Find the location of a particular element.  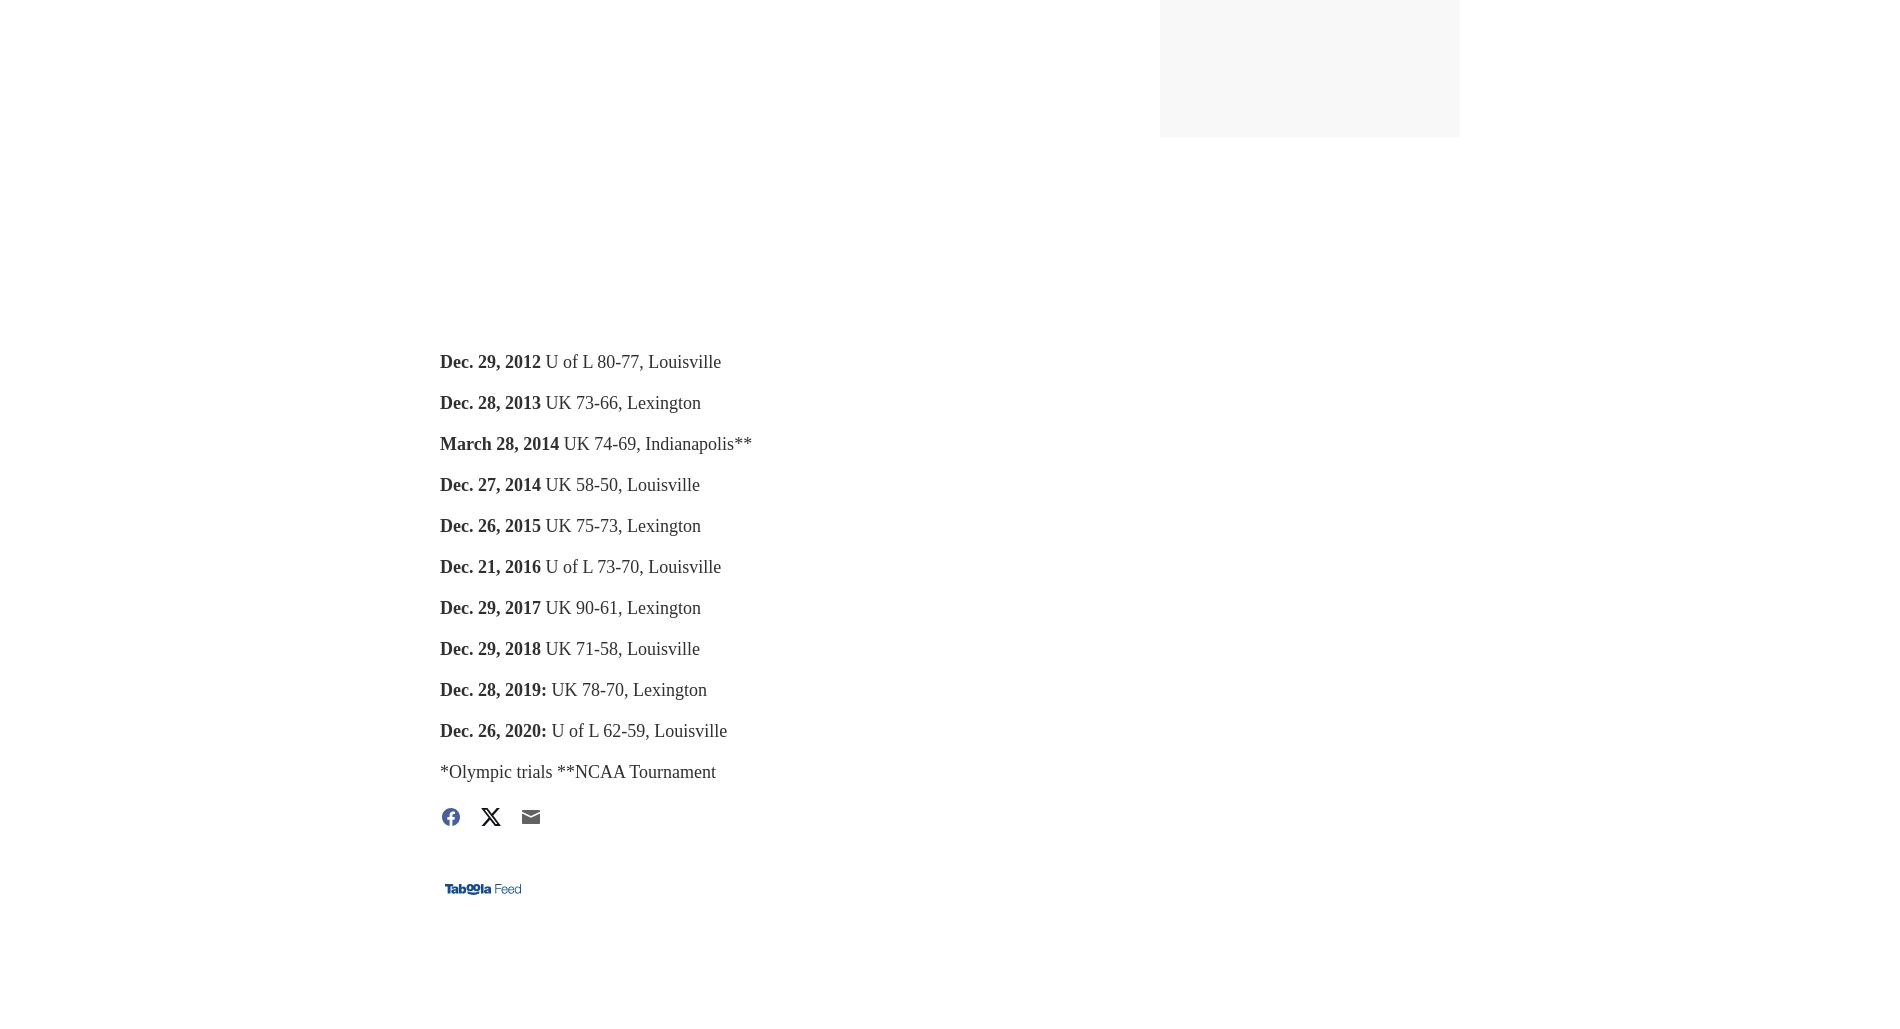

'*Olympic trials **NCAA Tournament' is located at coordinates (577, 771).